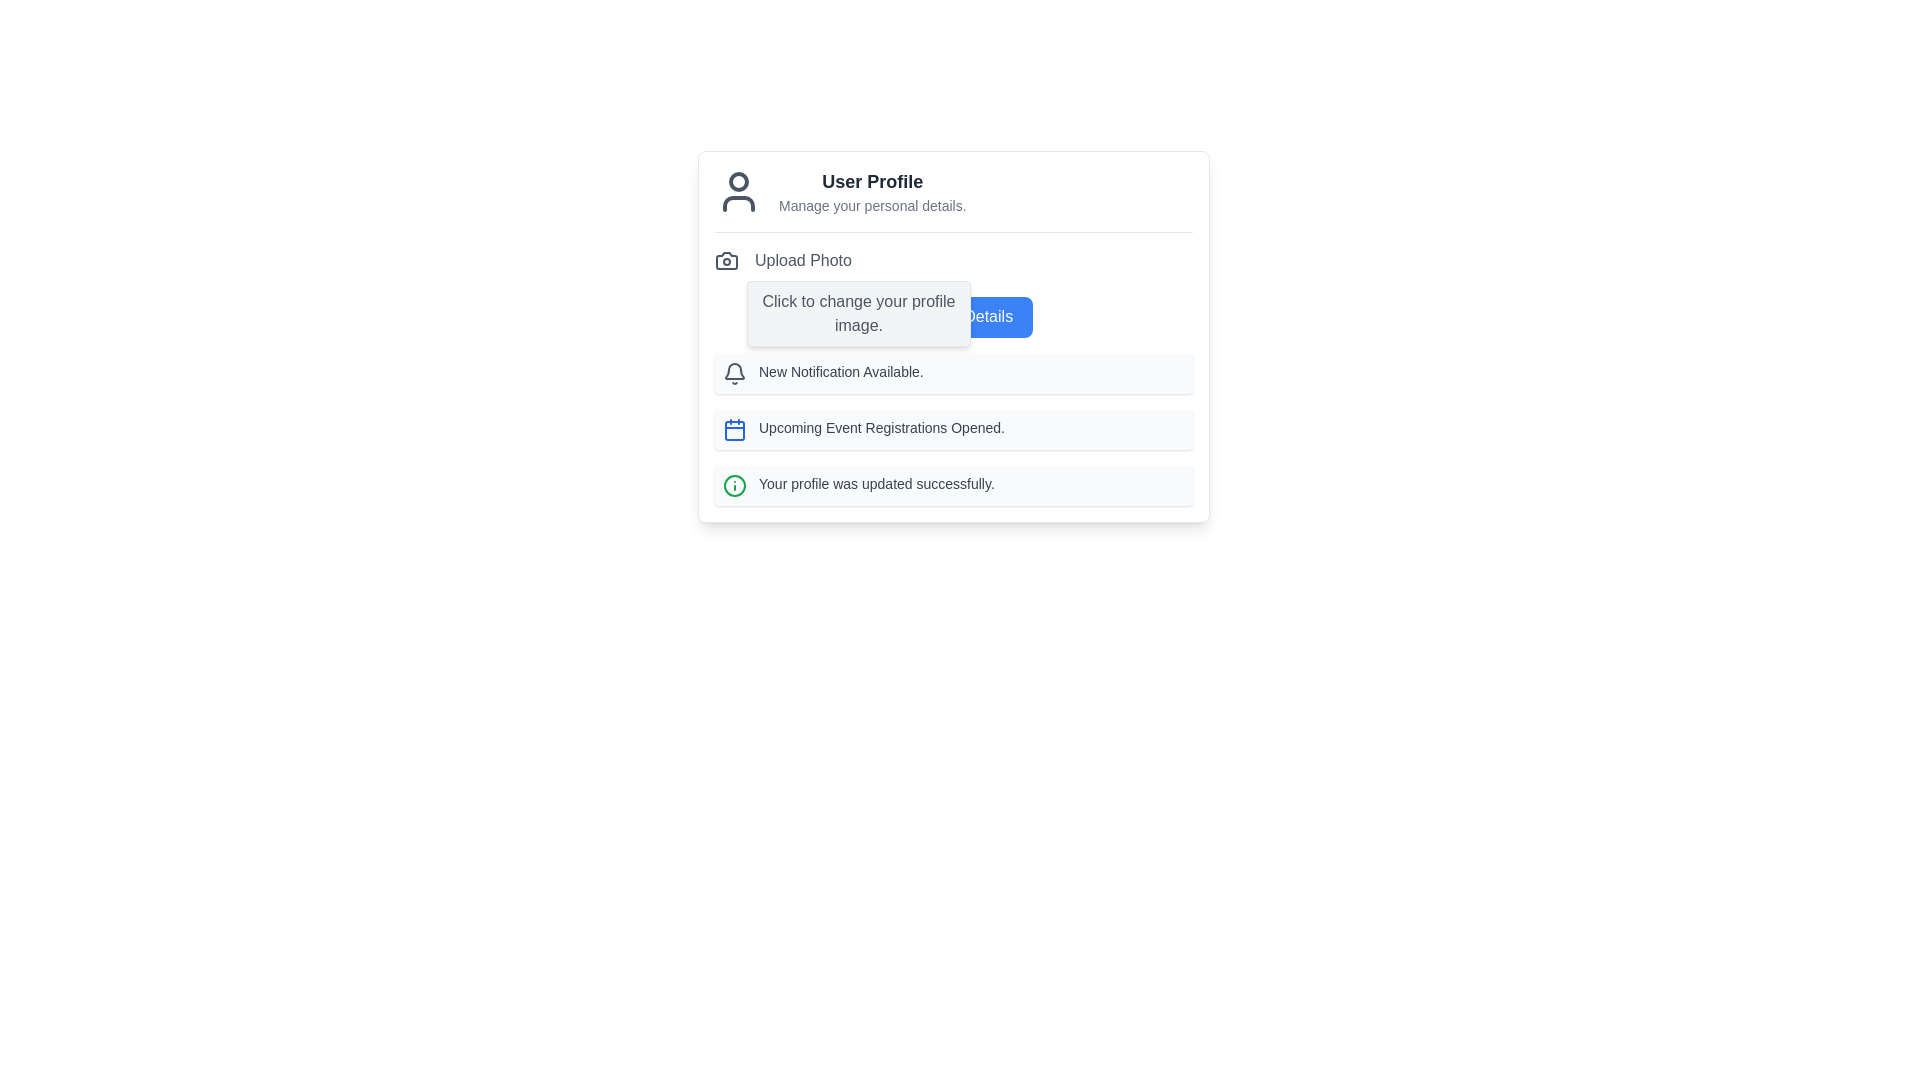 This screenshot has height=1080, width=1920. What do you see at coordinates (841, 373) in the screenshot?
I see `notification message displayed in the central text label of the notification card, located adjacent to the left-aligned bell icon` at bounding box center [841, 373].